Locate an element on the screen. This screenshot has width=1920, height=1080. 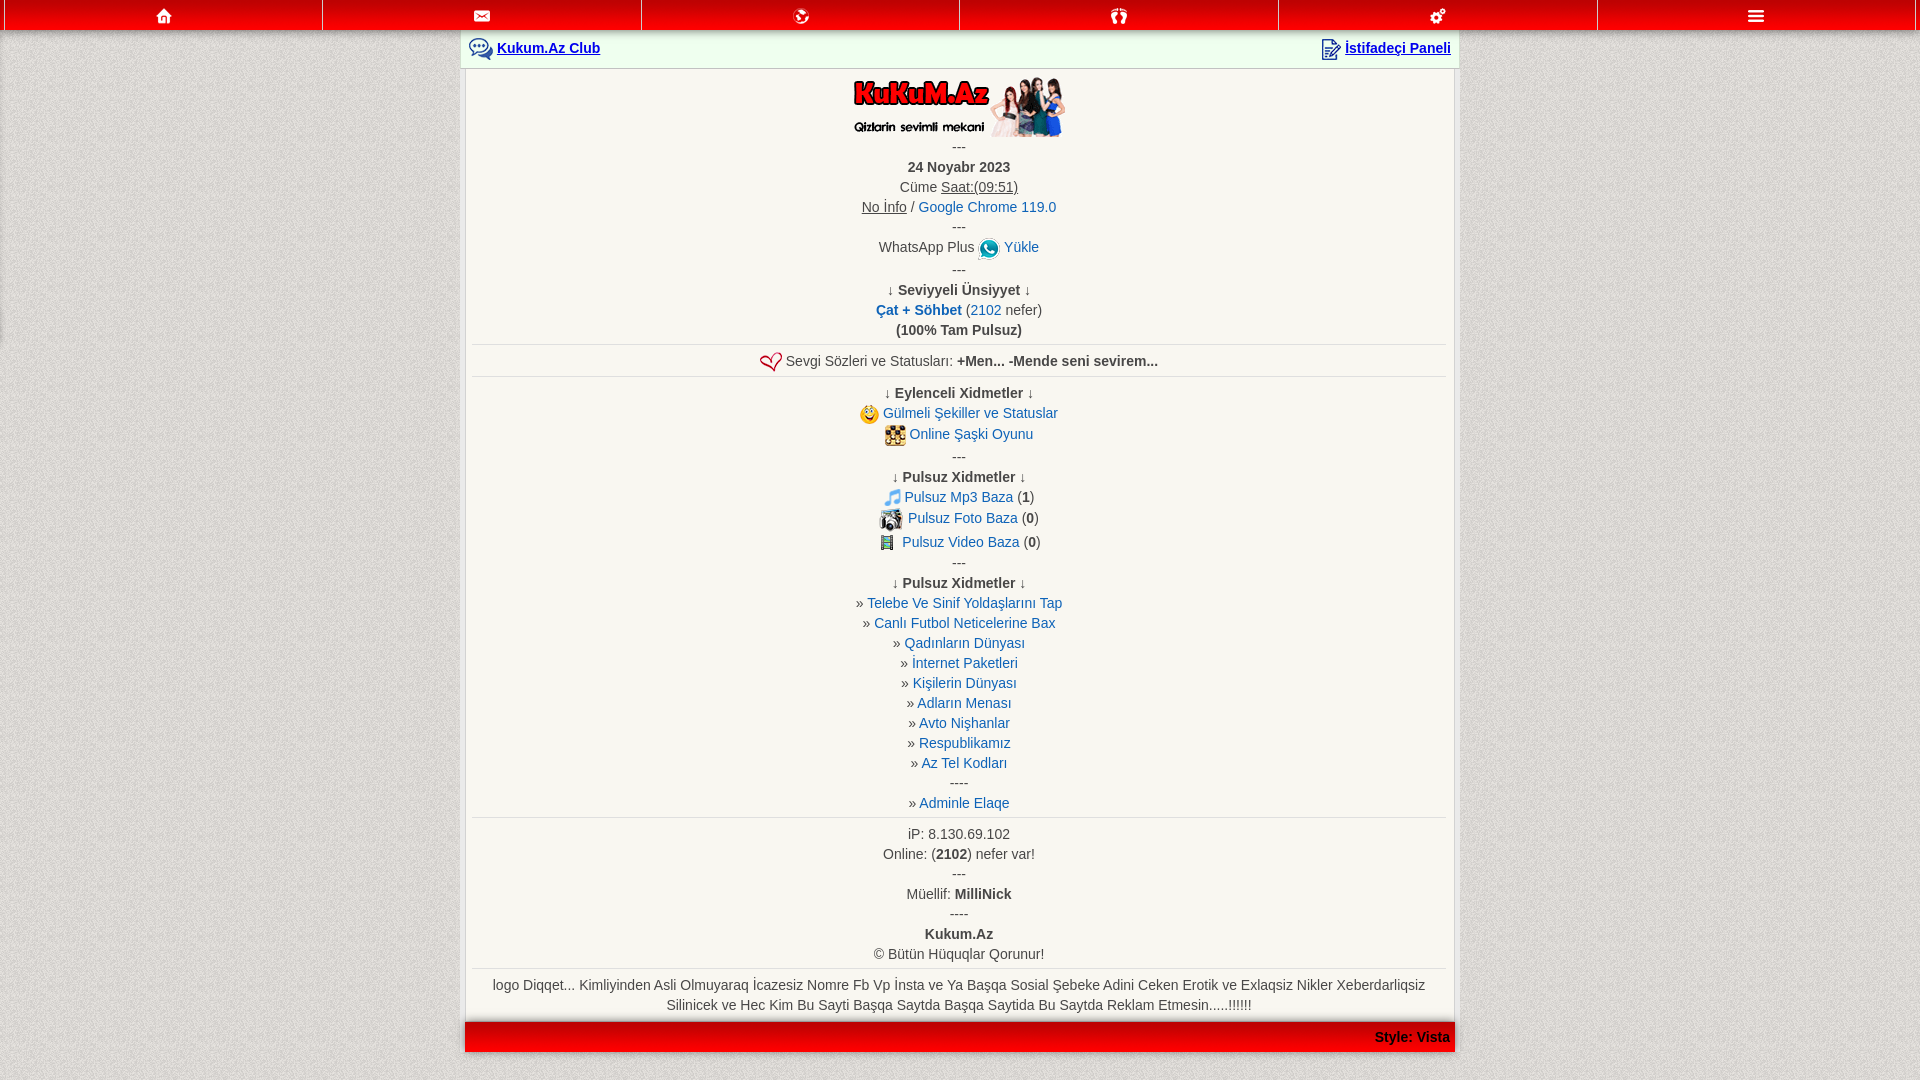
'Style: Vista' is located at coordinates (1411, 1036).